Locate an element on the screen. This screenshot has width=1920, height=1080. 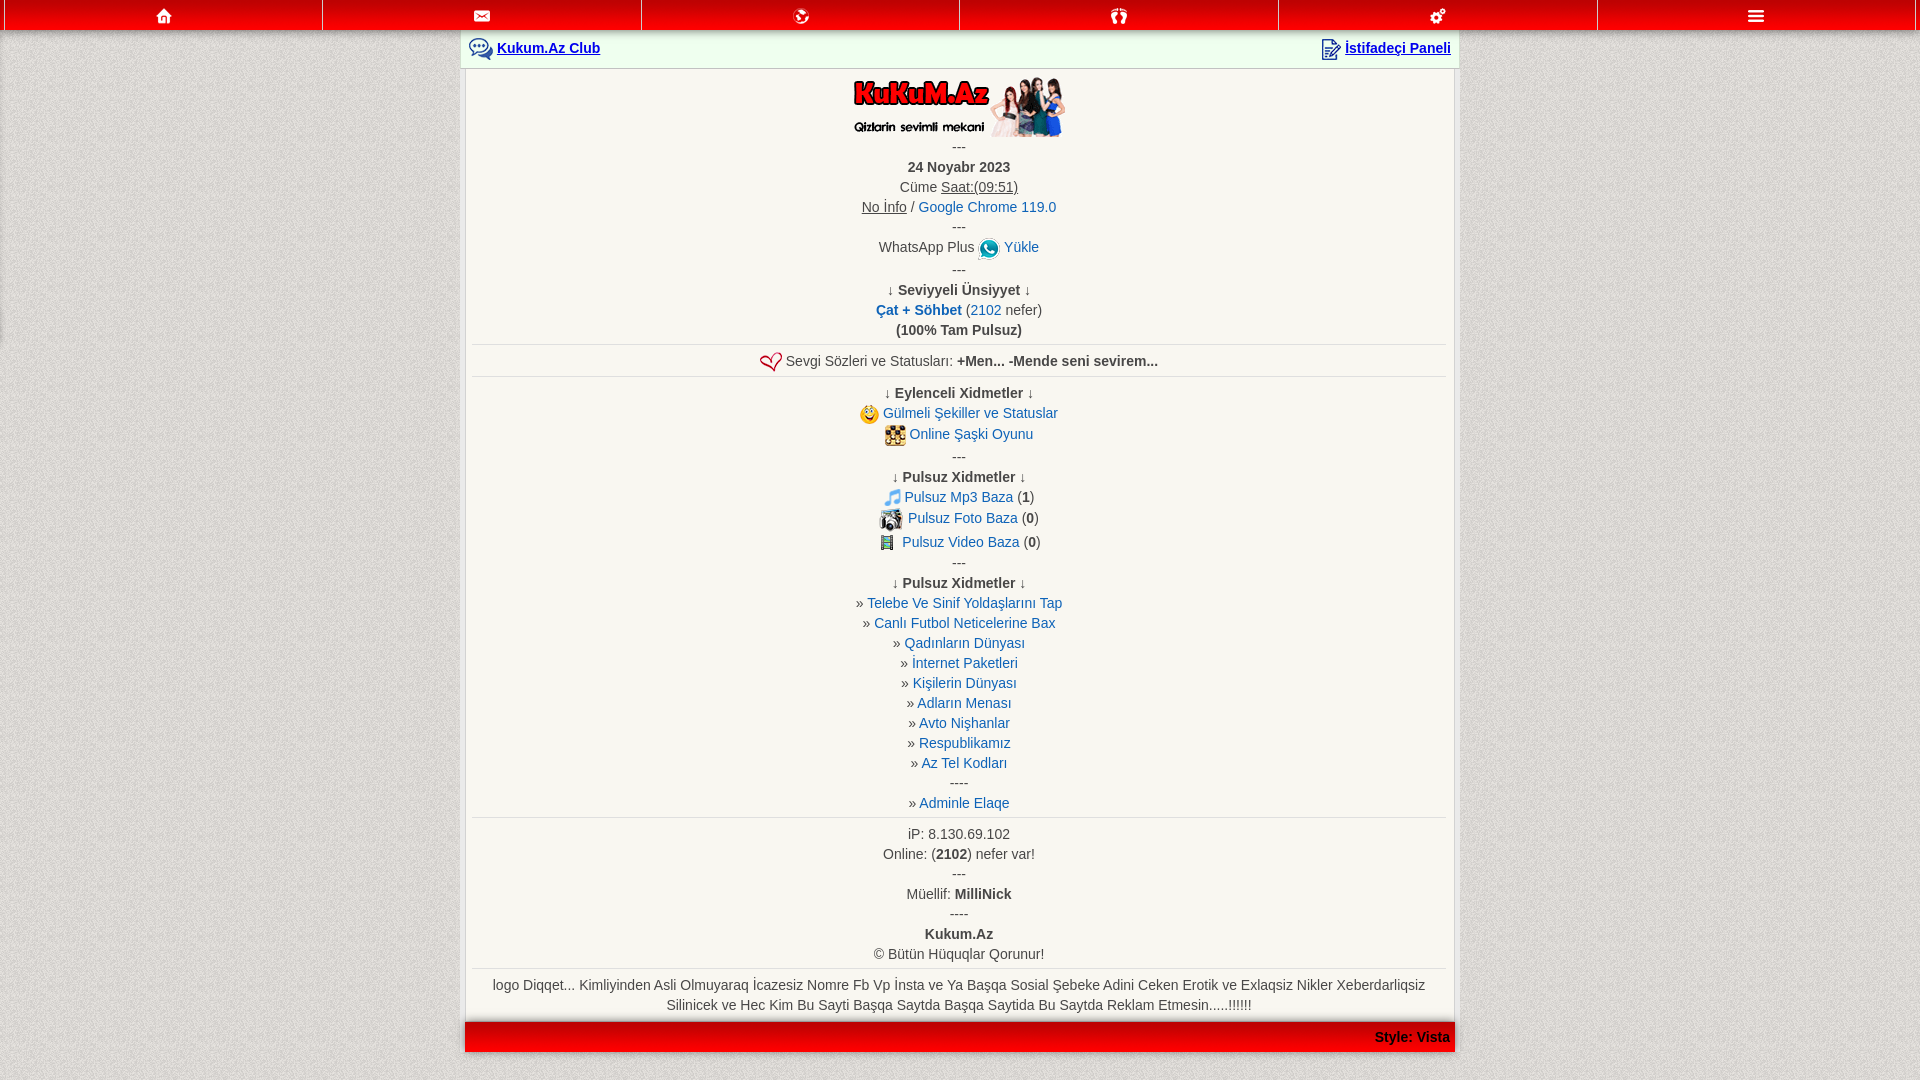
'Style: Vista' is located at coordinates (1411, 1036).